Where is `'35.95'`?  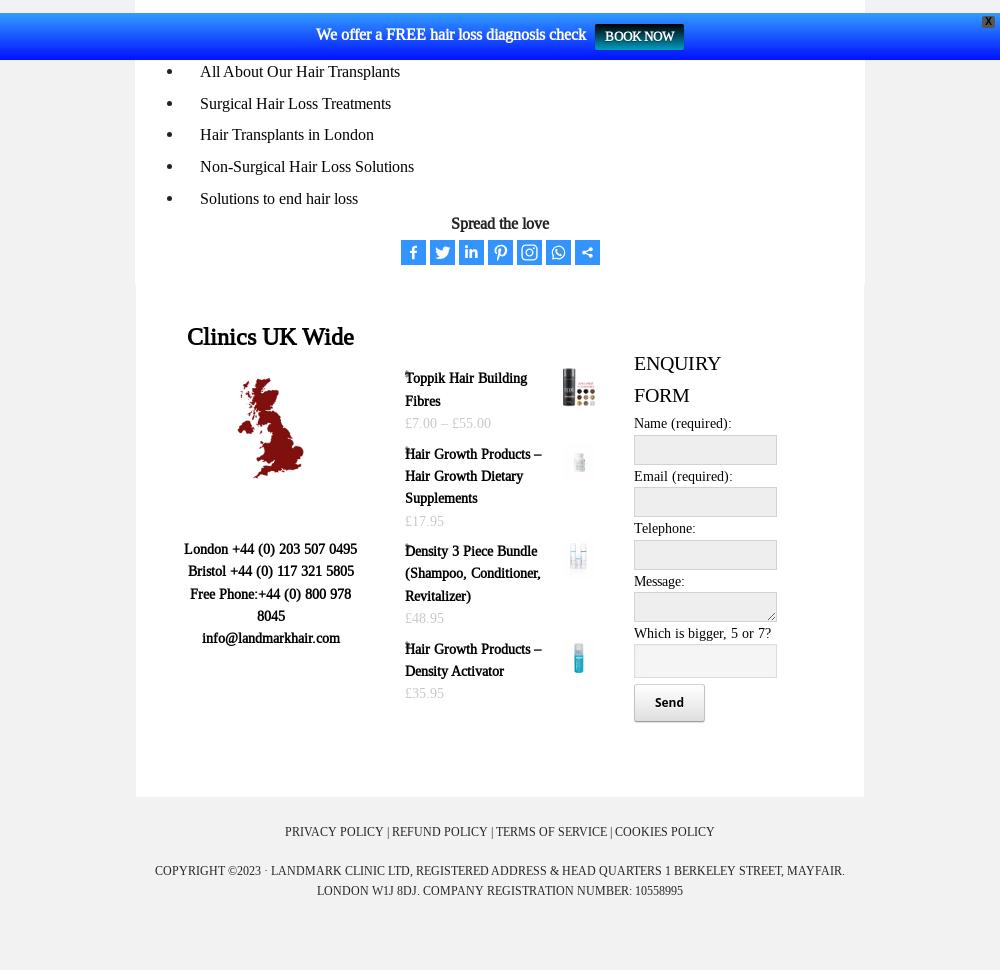
'35.95' is located at coordinates (427, 692).